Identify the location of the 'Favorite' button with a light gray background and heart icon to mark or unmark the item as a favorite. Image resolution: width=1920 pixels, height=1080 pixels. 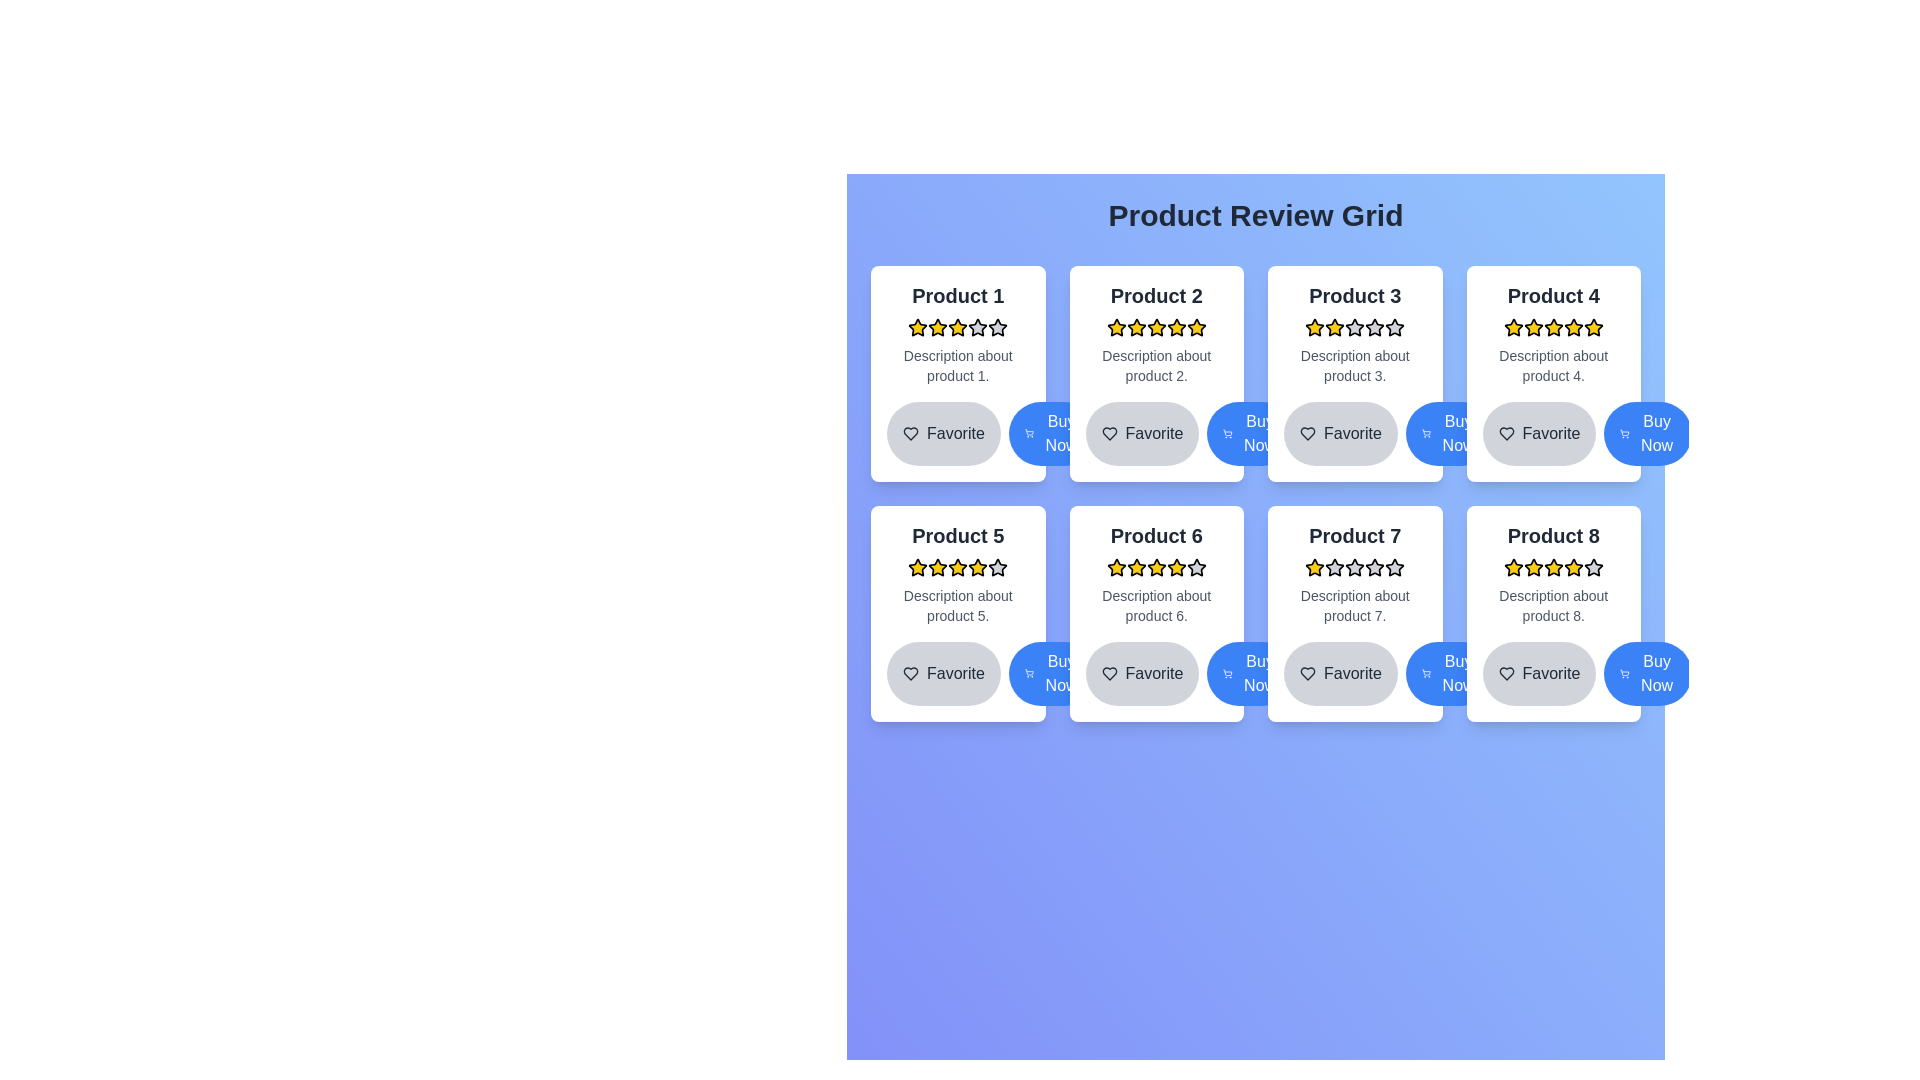
(1355, 674).